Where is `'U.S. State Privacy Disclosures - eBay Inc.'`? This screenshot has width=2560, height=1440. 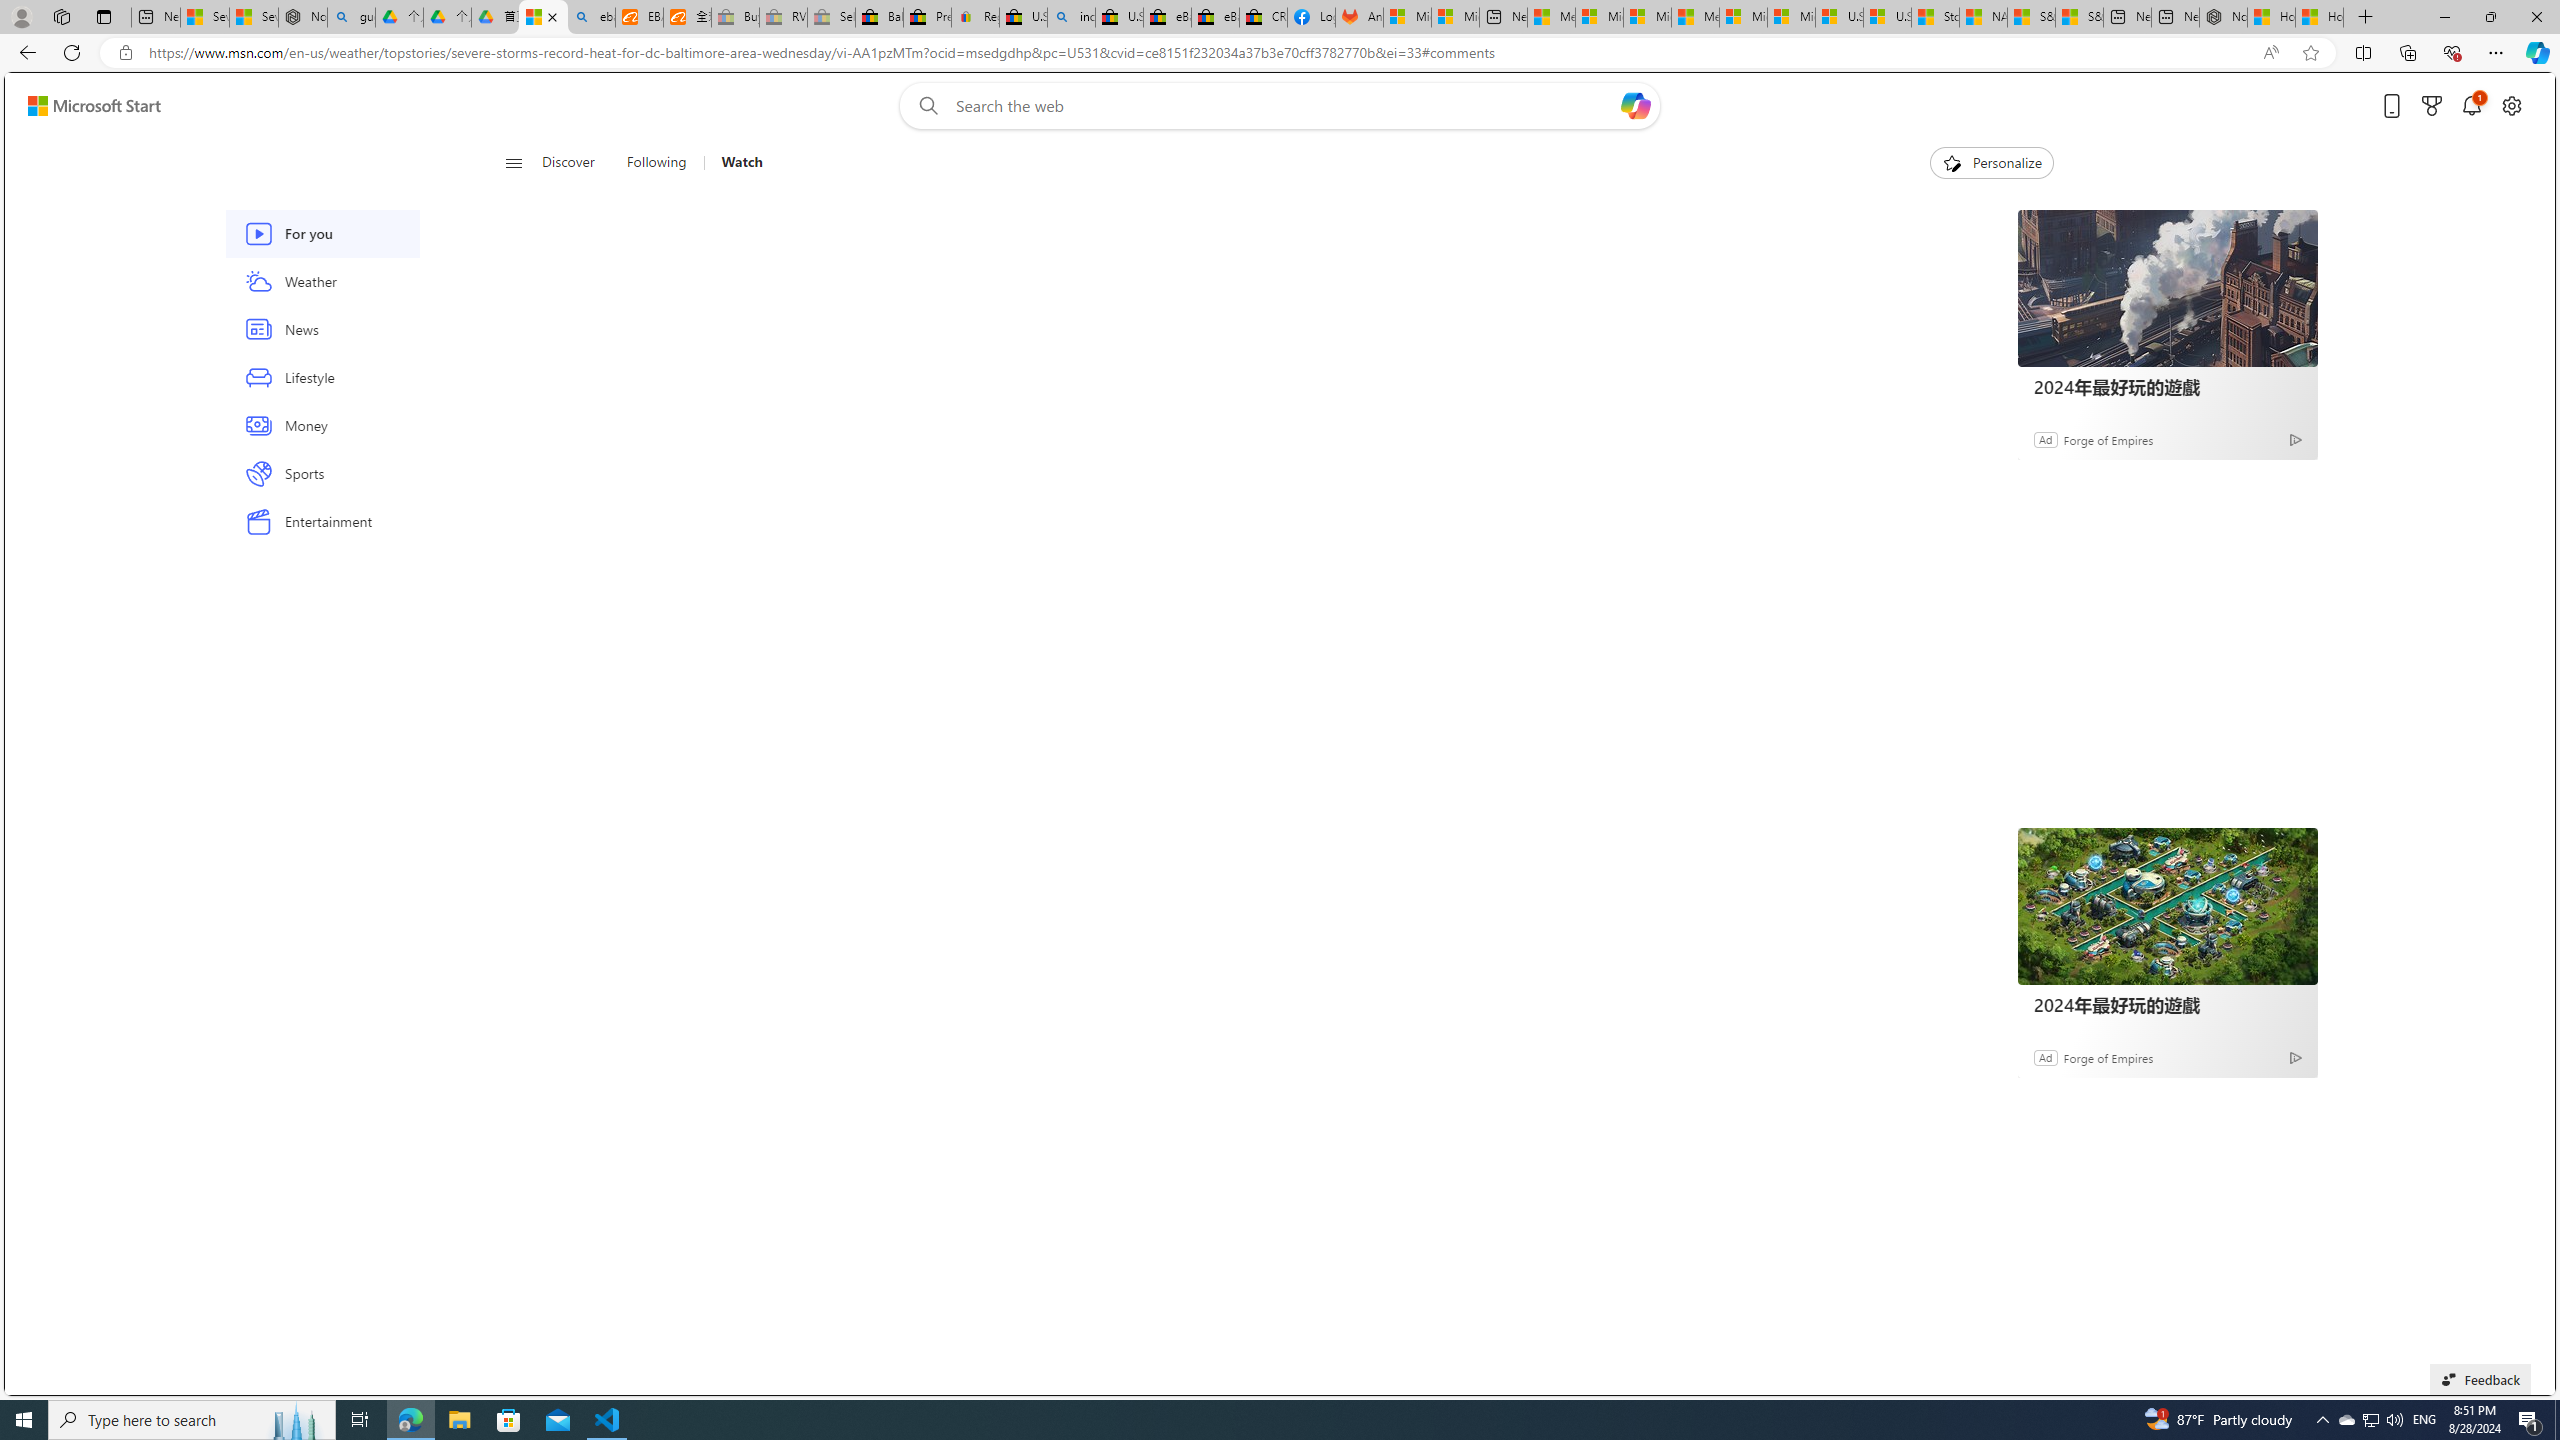
'U.S. State Privacy Disclosures - eBay Inc.' is located at coordinates (1120, 16).